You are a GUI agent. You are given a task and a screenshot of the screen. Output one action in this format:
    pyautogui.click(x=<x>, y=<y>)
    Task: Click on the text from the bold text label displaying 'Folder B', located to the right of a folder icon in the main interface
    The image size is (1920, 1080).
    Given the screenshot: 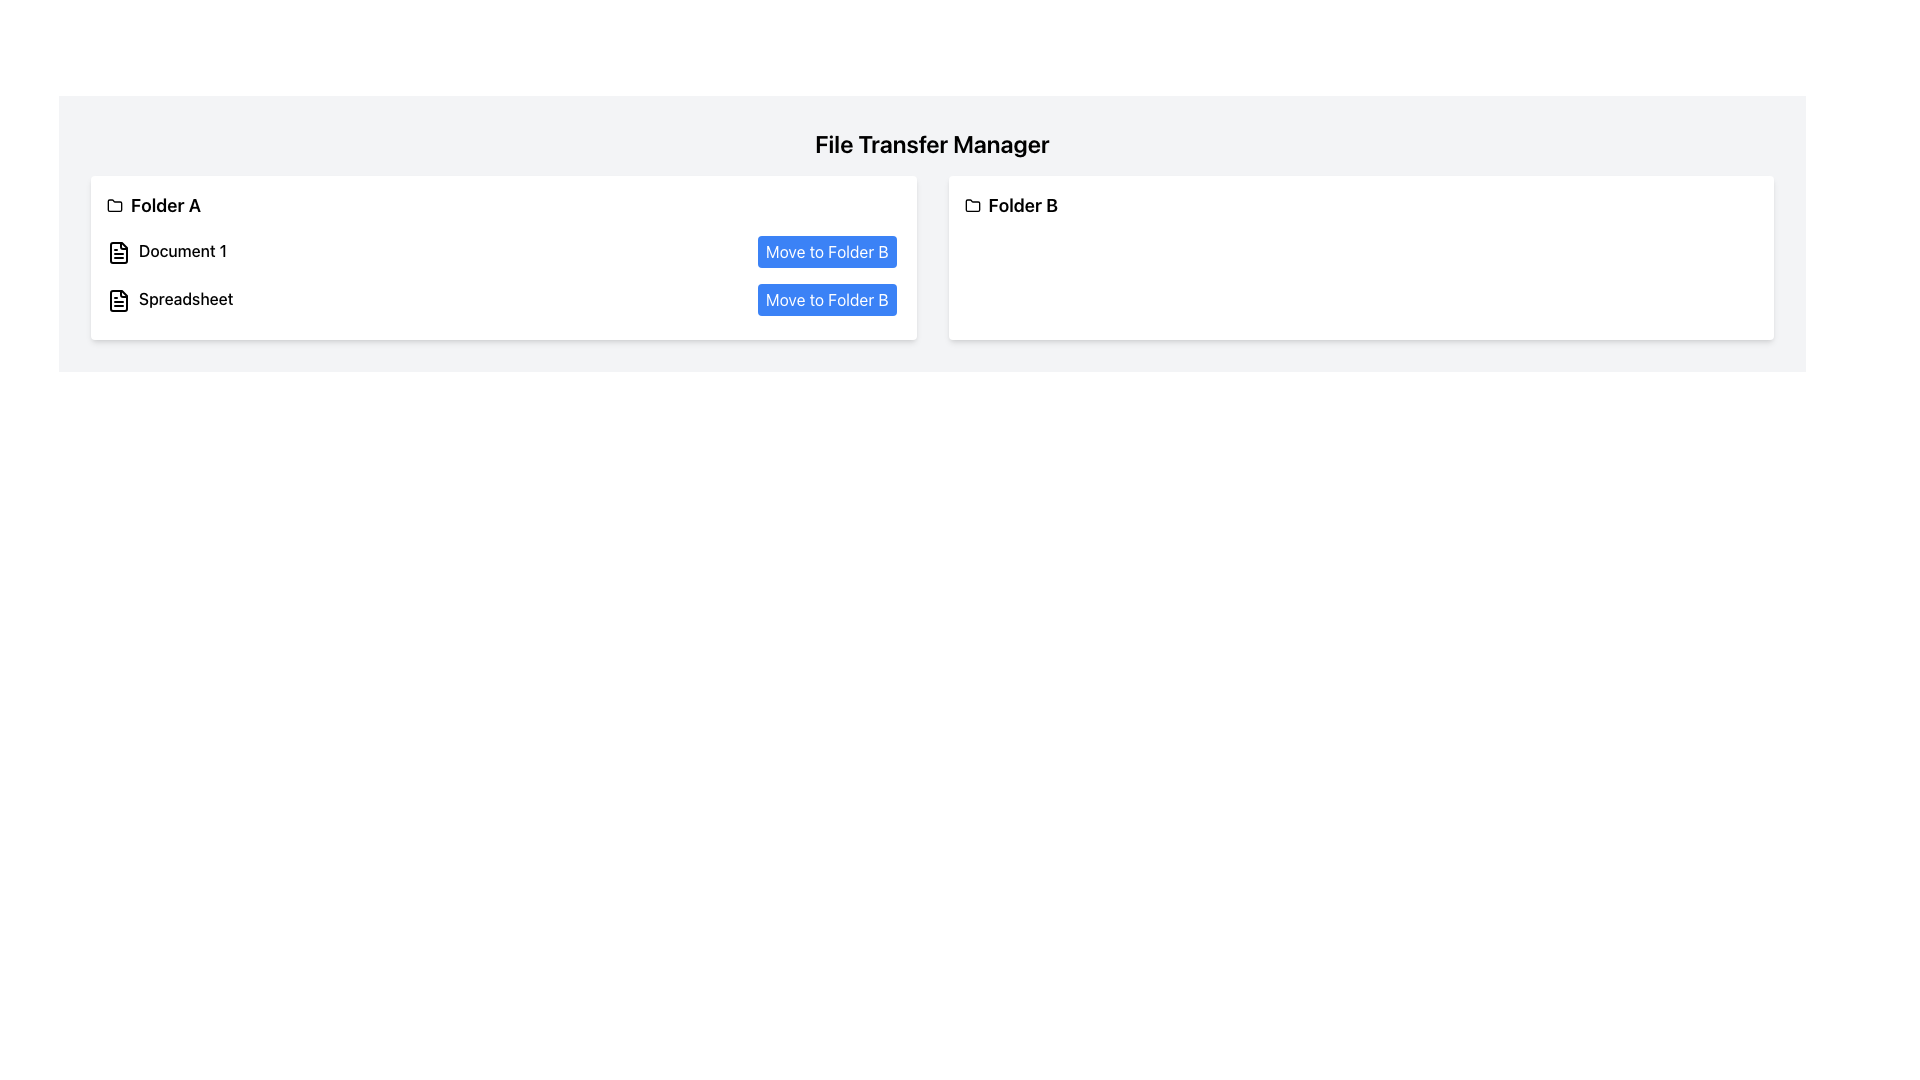 What is the action you would take?
    pyautogui.click(x=1023, y=205)
    